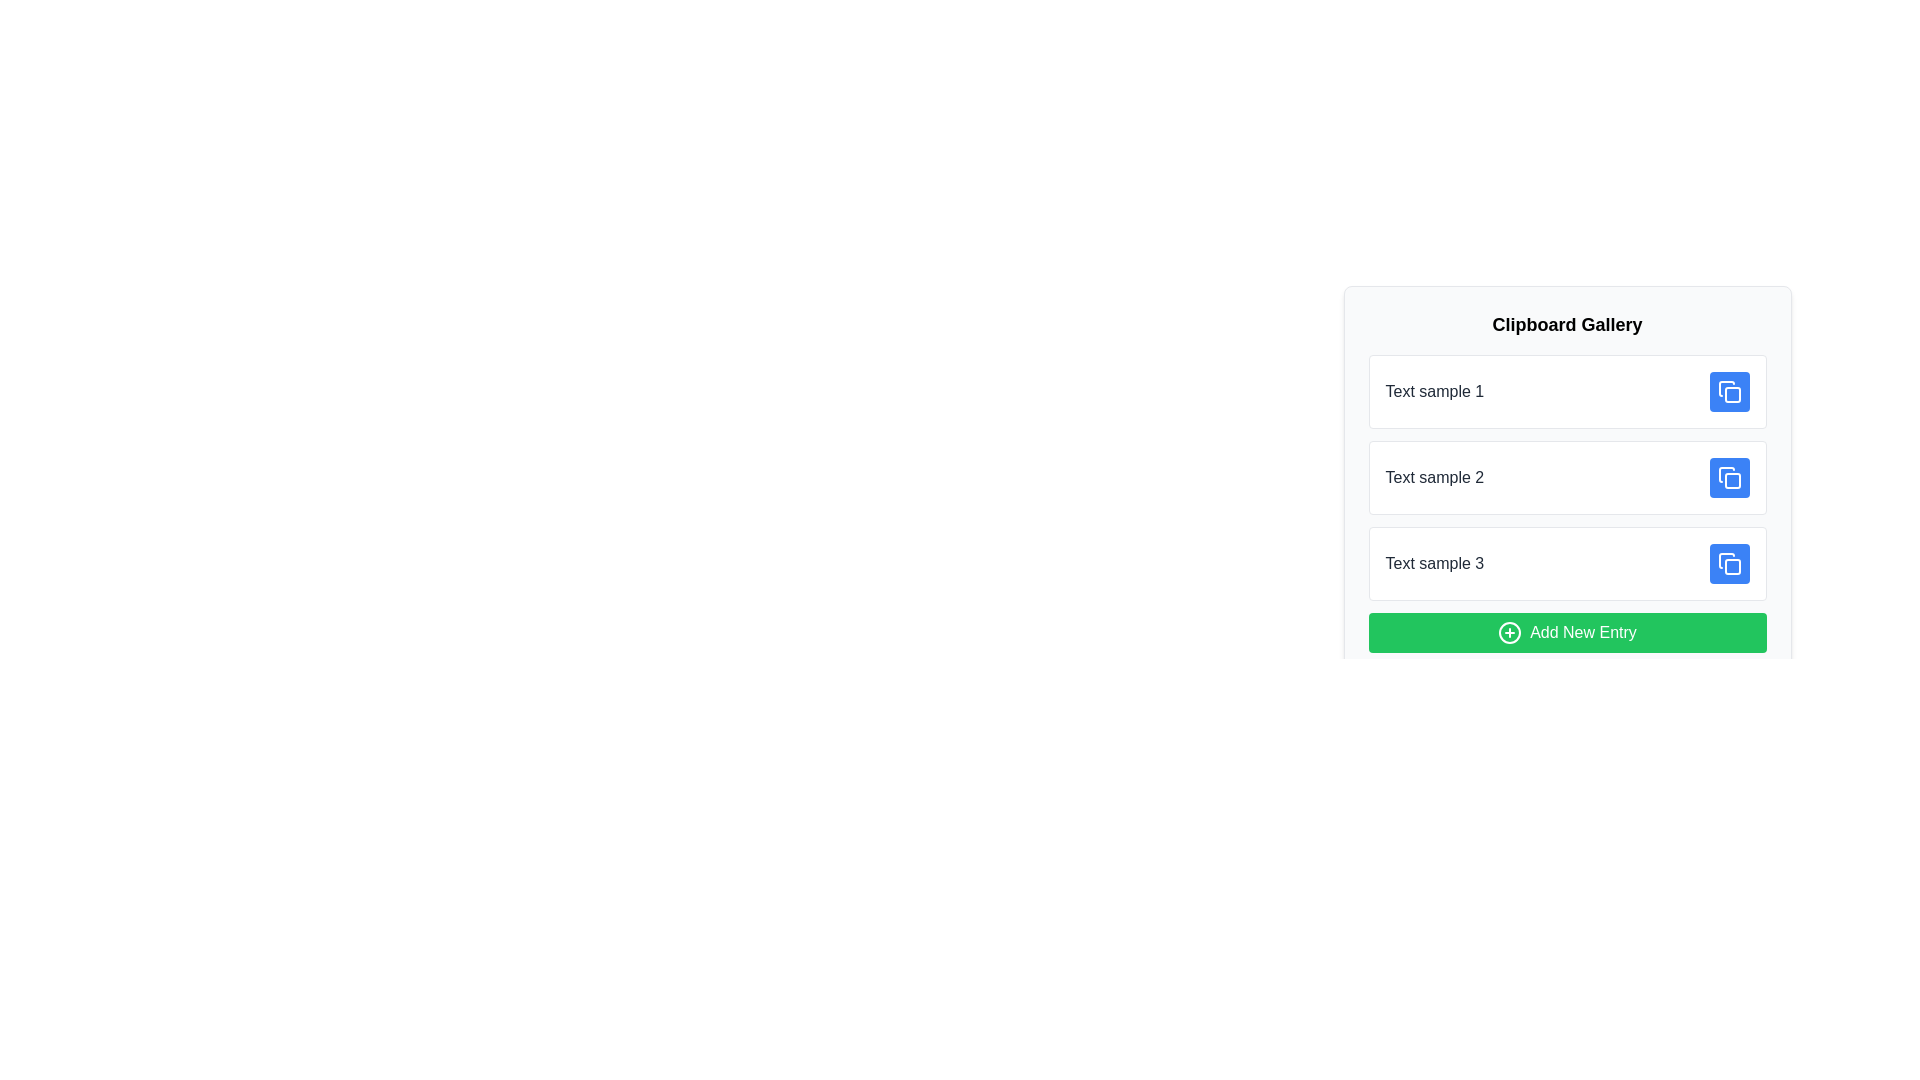  What do you see at coordinates (1728, 478) in the screenshot?
I see `the blue square button with rounded edges featuring a copy icon, located to the right of 'Text sample 2'` at bounding box center [1728, 478].